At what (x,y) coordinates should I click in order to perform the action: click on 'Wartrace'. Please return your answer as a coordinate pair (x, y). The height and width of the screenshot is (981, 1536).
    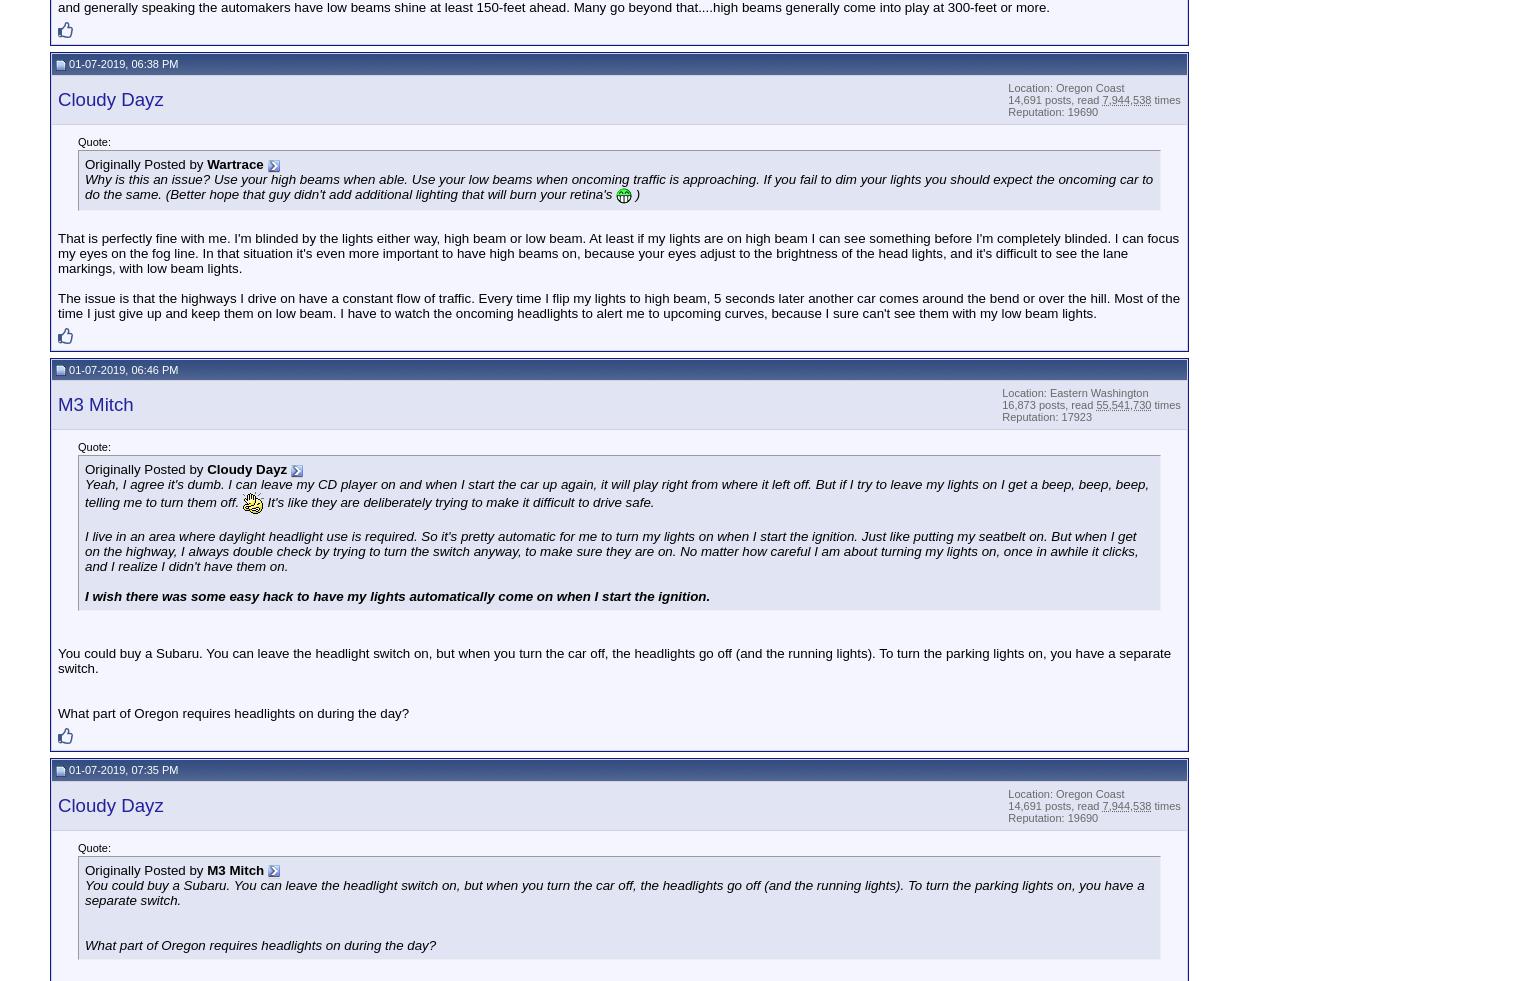
    Looking at the image, I should click on (234, 163).